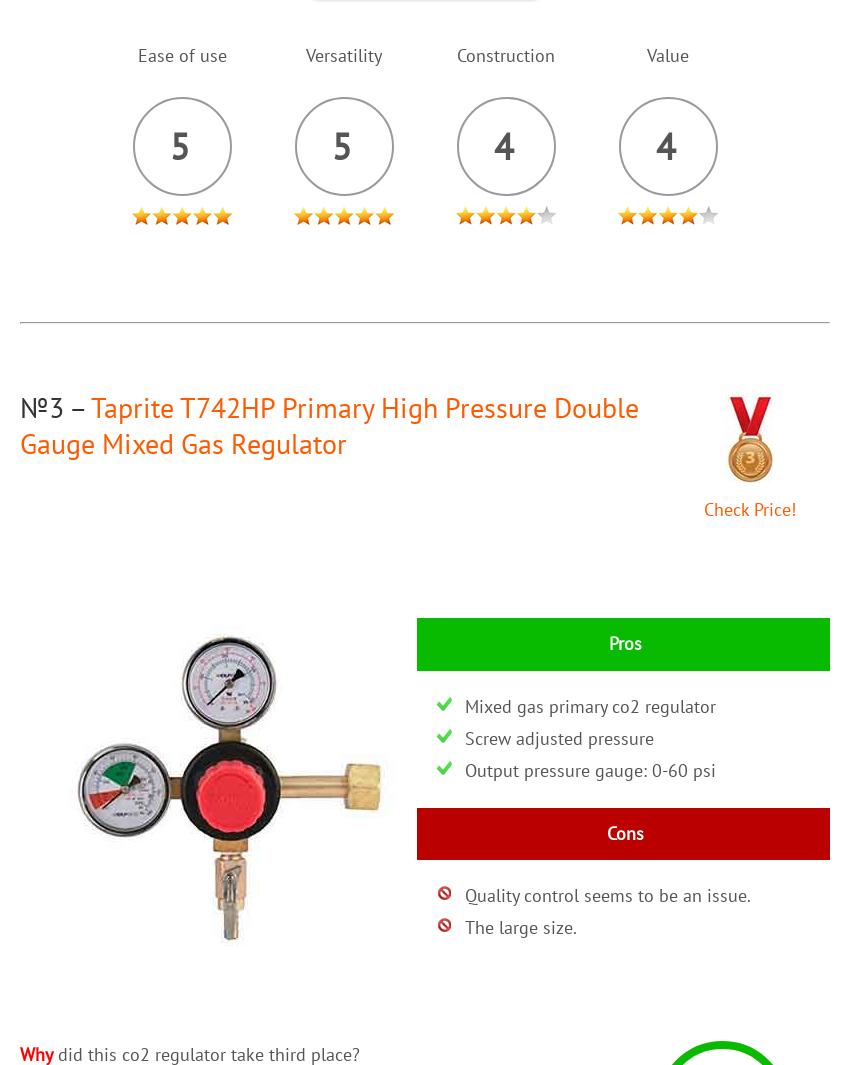 The image size is (850, 1065). What do you see at coordinates (750, 507) in the screenshot?
I see `'Check Price!'` at bounding box center [750, 507].